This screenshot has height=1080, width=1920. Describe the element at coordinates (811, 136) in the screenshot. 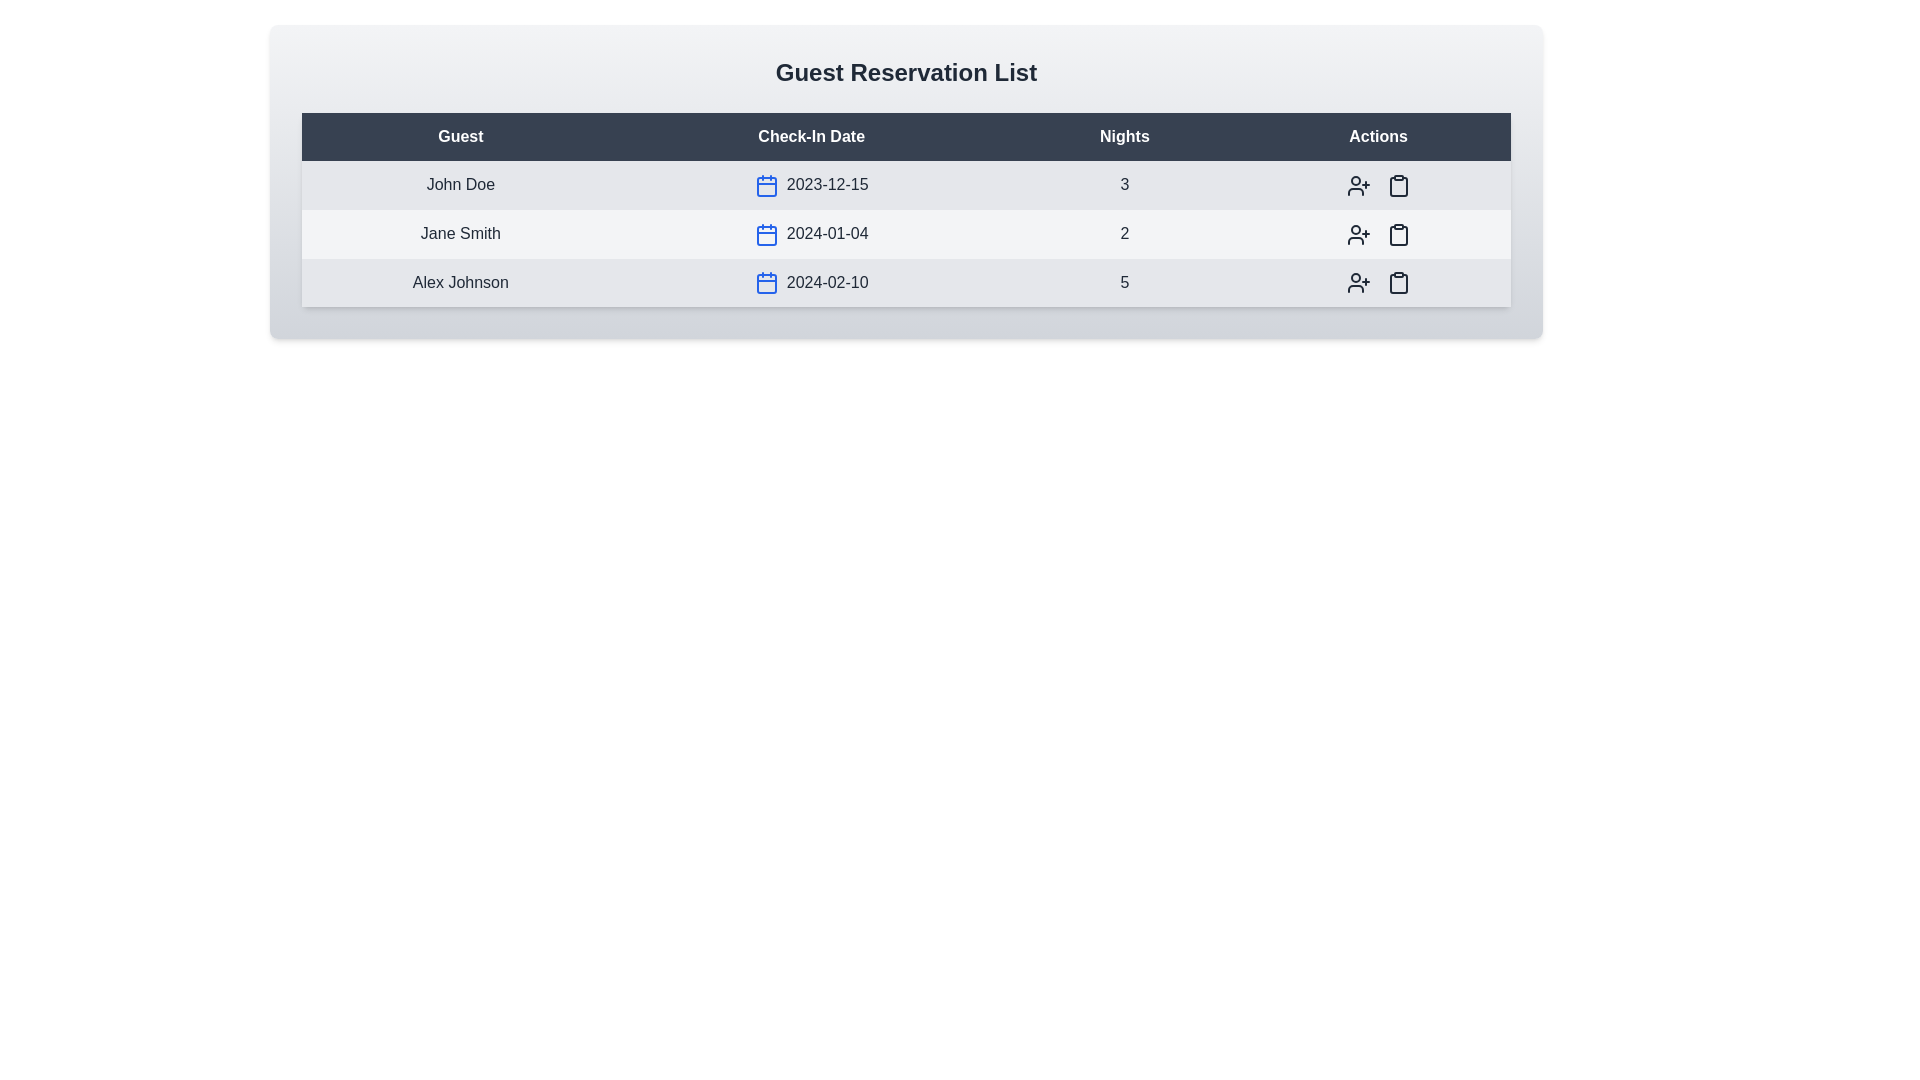

I see `the 'Check-In Date' label, which displays the text in white on a dark gray background, positioned between 'Guest' and 'Nights' in the header row` at that location.